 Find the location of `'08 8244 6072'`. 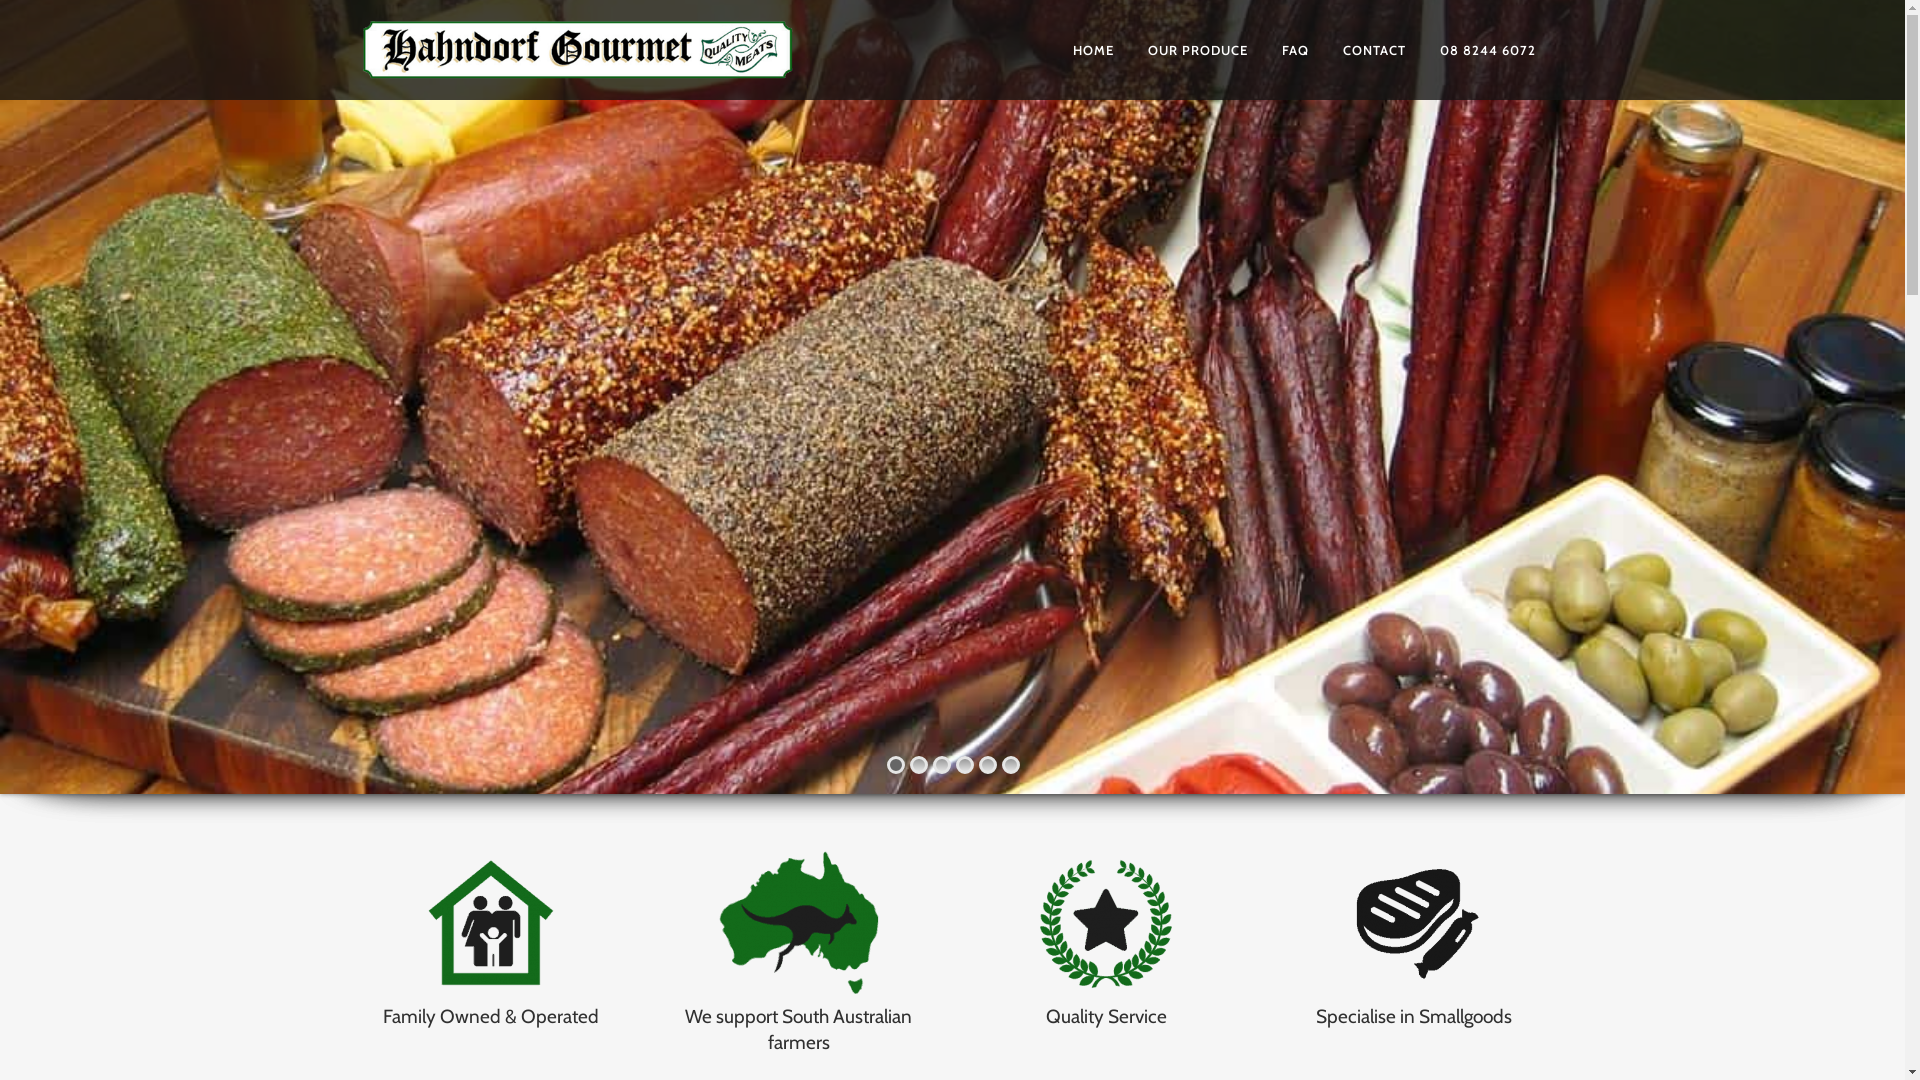

'08 8244 6072' is located at coordinates (1487, 49).